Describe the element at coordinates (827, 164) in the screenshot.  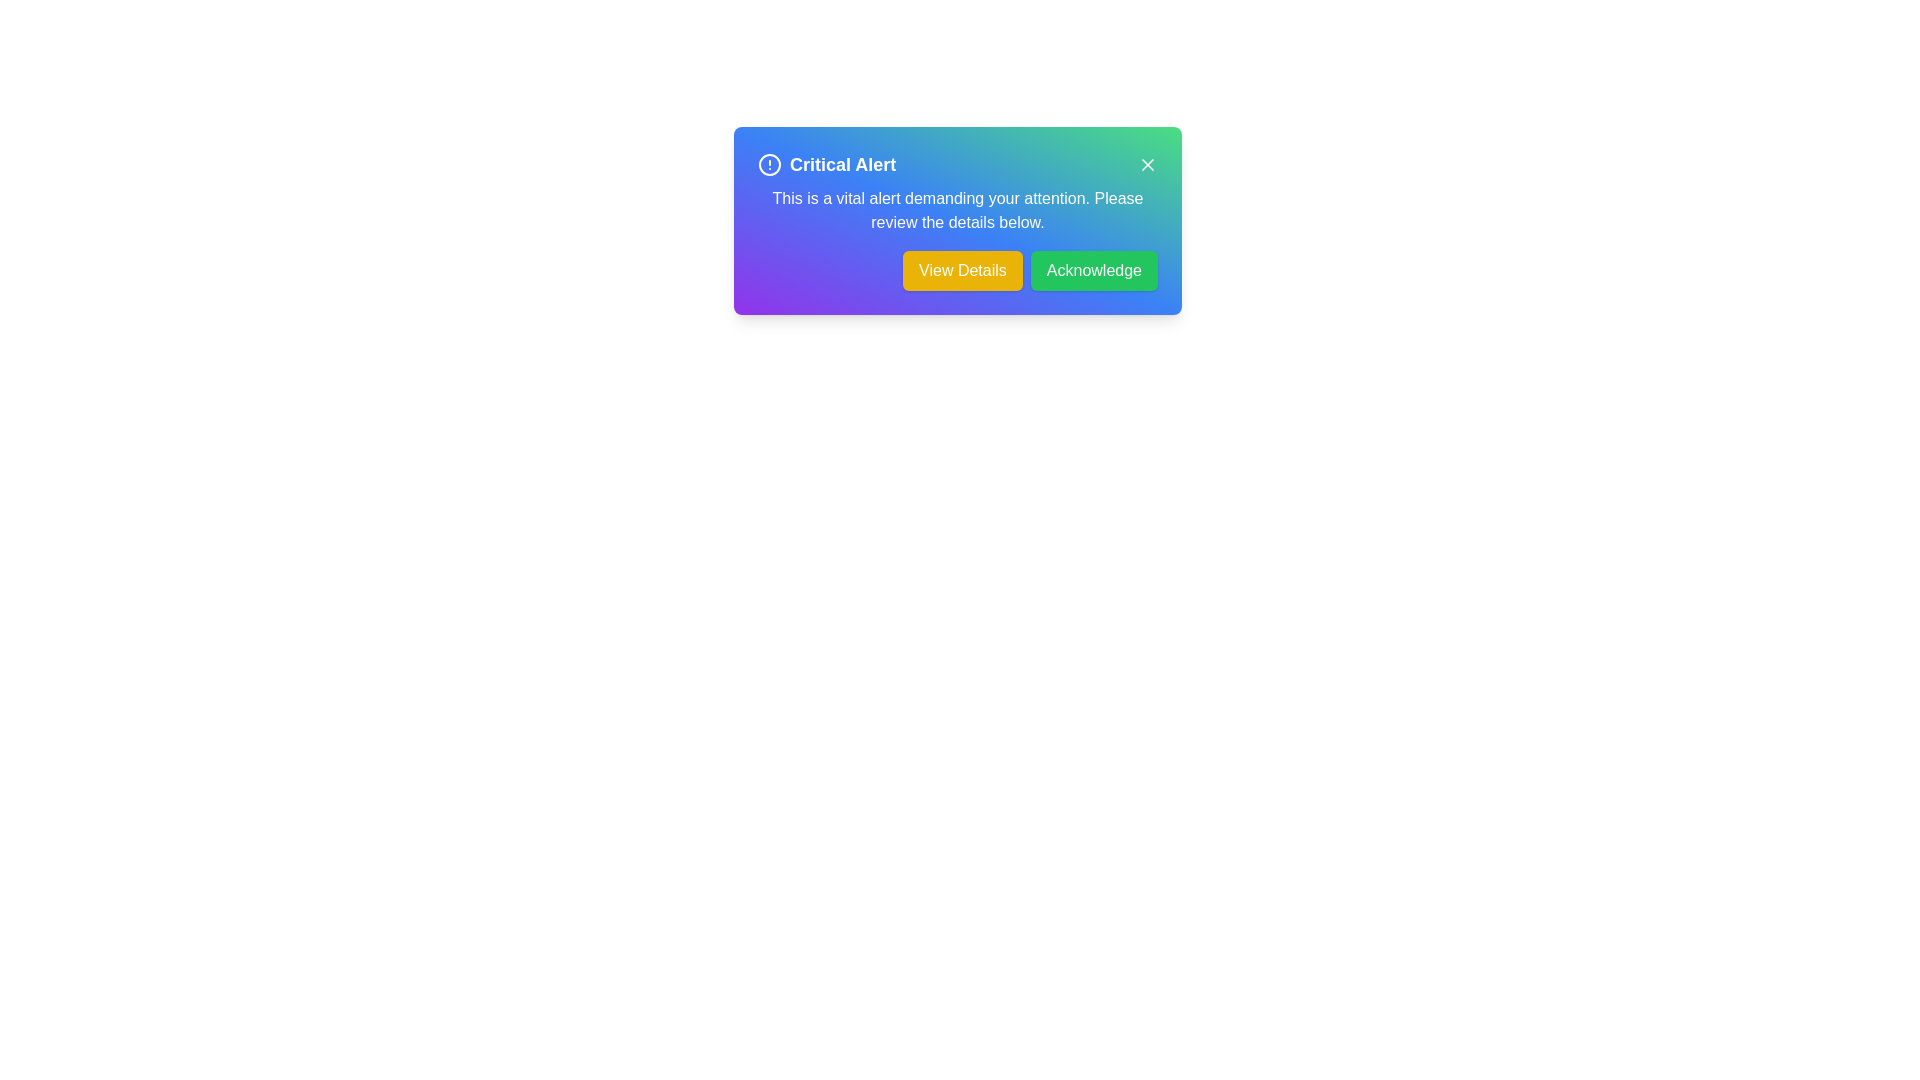
I see `the 'Critical Alert' header, which features a prominent bold text and an alert icon` at that location.